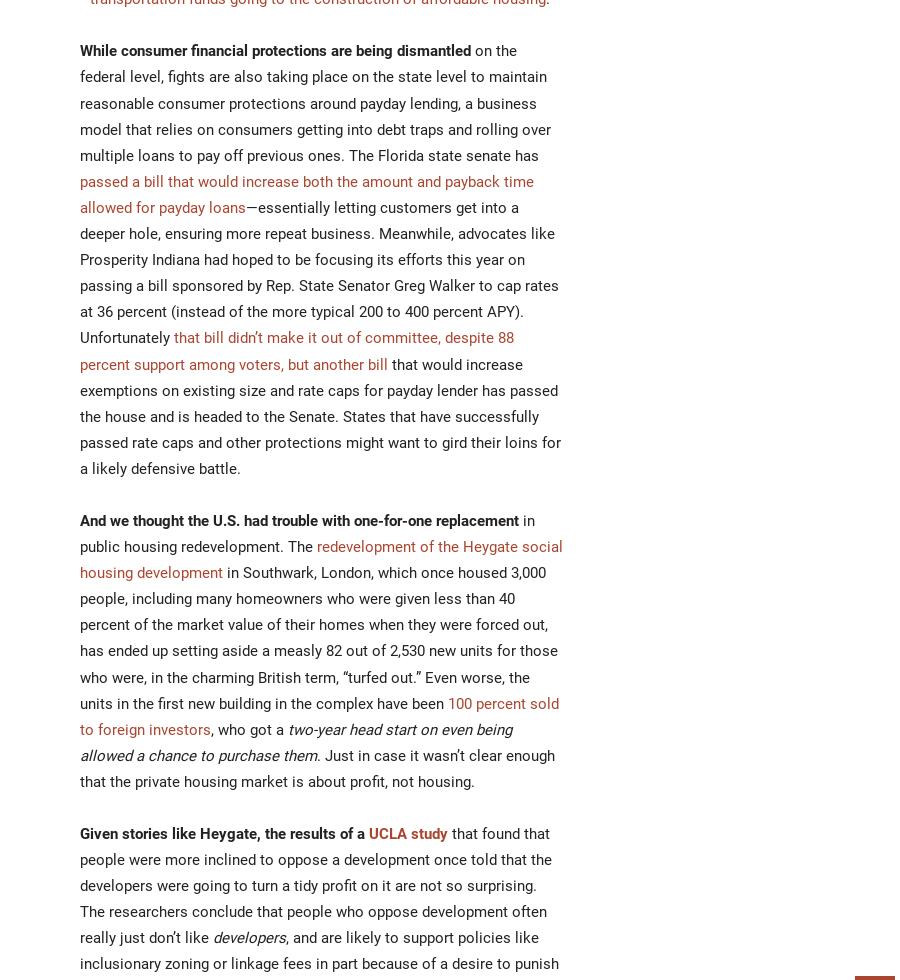 The image size is (900, 980). Describe the element at coordinates (314, 886) in the screenshot. I see `'that found that people were more inclined to oppose a development once told that the developers were going to turn a tidy profit on it are not so surprising. The researchers conclude that people who oppose development often really just don’t like'` at that location.